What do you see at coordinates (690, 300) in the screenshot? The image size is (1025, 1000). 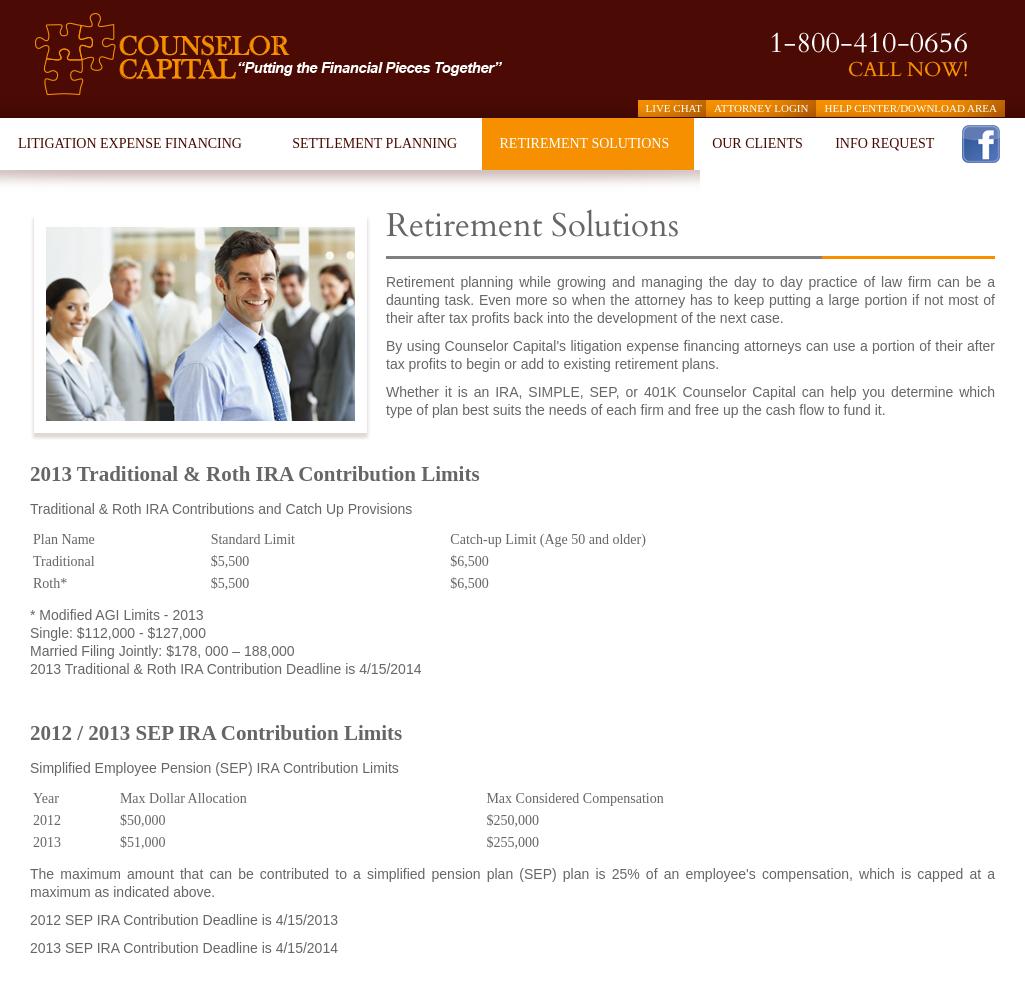 I see `'Retirement planning while growing and managing the day to day practice of law firm can be a daunting task. Even more so when the attorney has to keep putting a large portion if not most of their after tax profits back into the development of the next case.'` at bounding box center [690, 300].